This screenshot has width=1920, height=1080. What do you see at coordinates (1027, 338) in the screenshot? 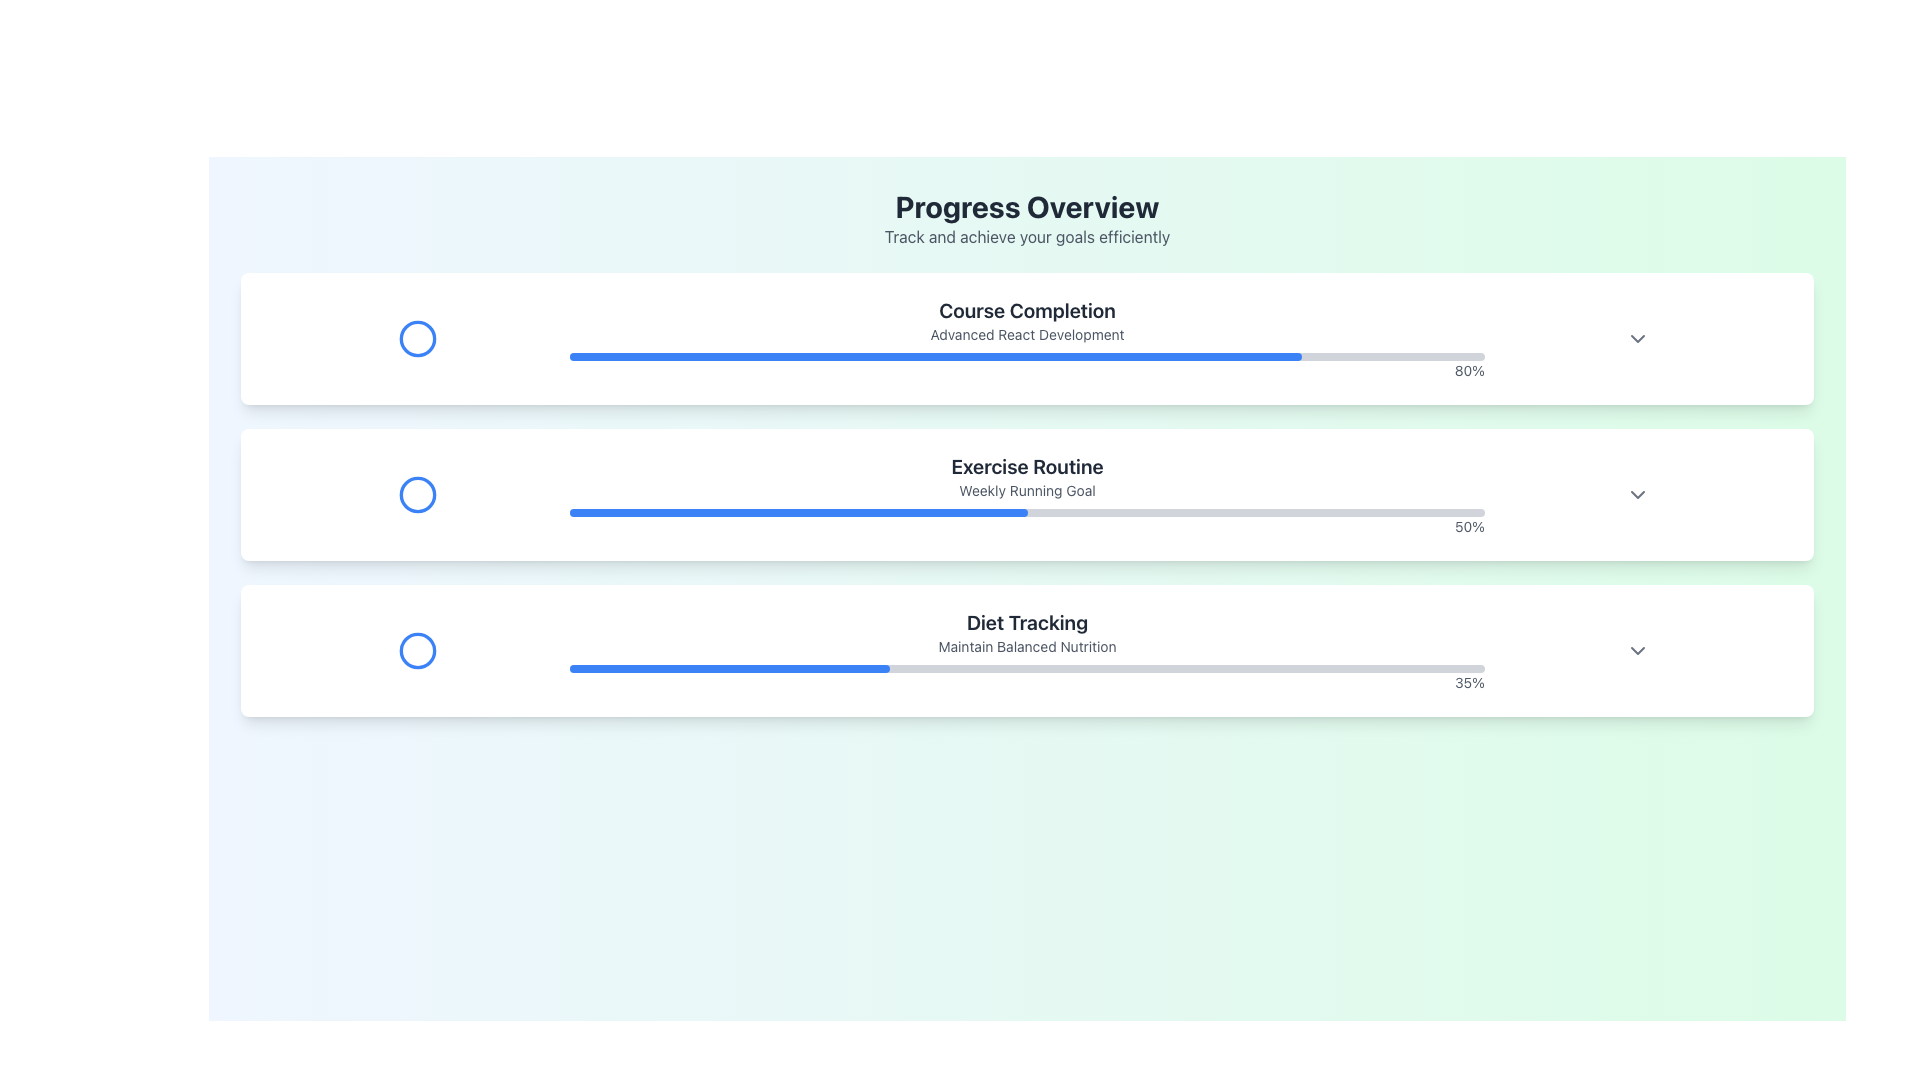
I see `the Progress Indicator for the 'Advanced React Development' course, which is located near the top of the interface under the main heading, in the first section of a vertical list of progress indicators` at bounding box center [1027, 338].